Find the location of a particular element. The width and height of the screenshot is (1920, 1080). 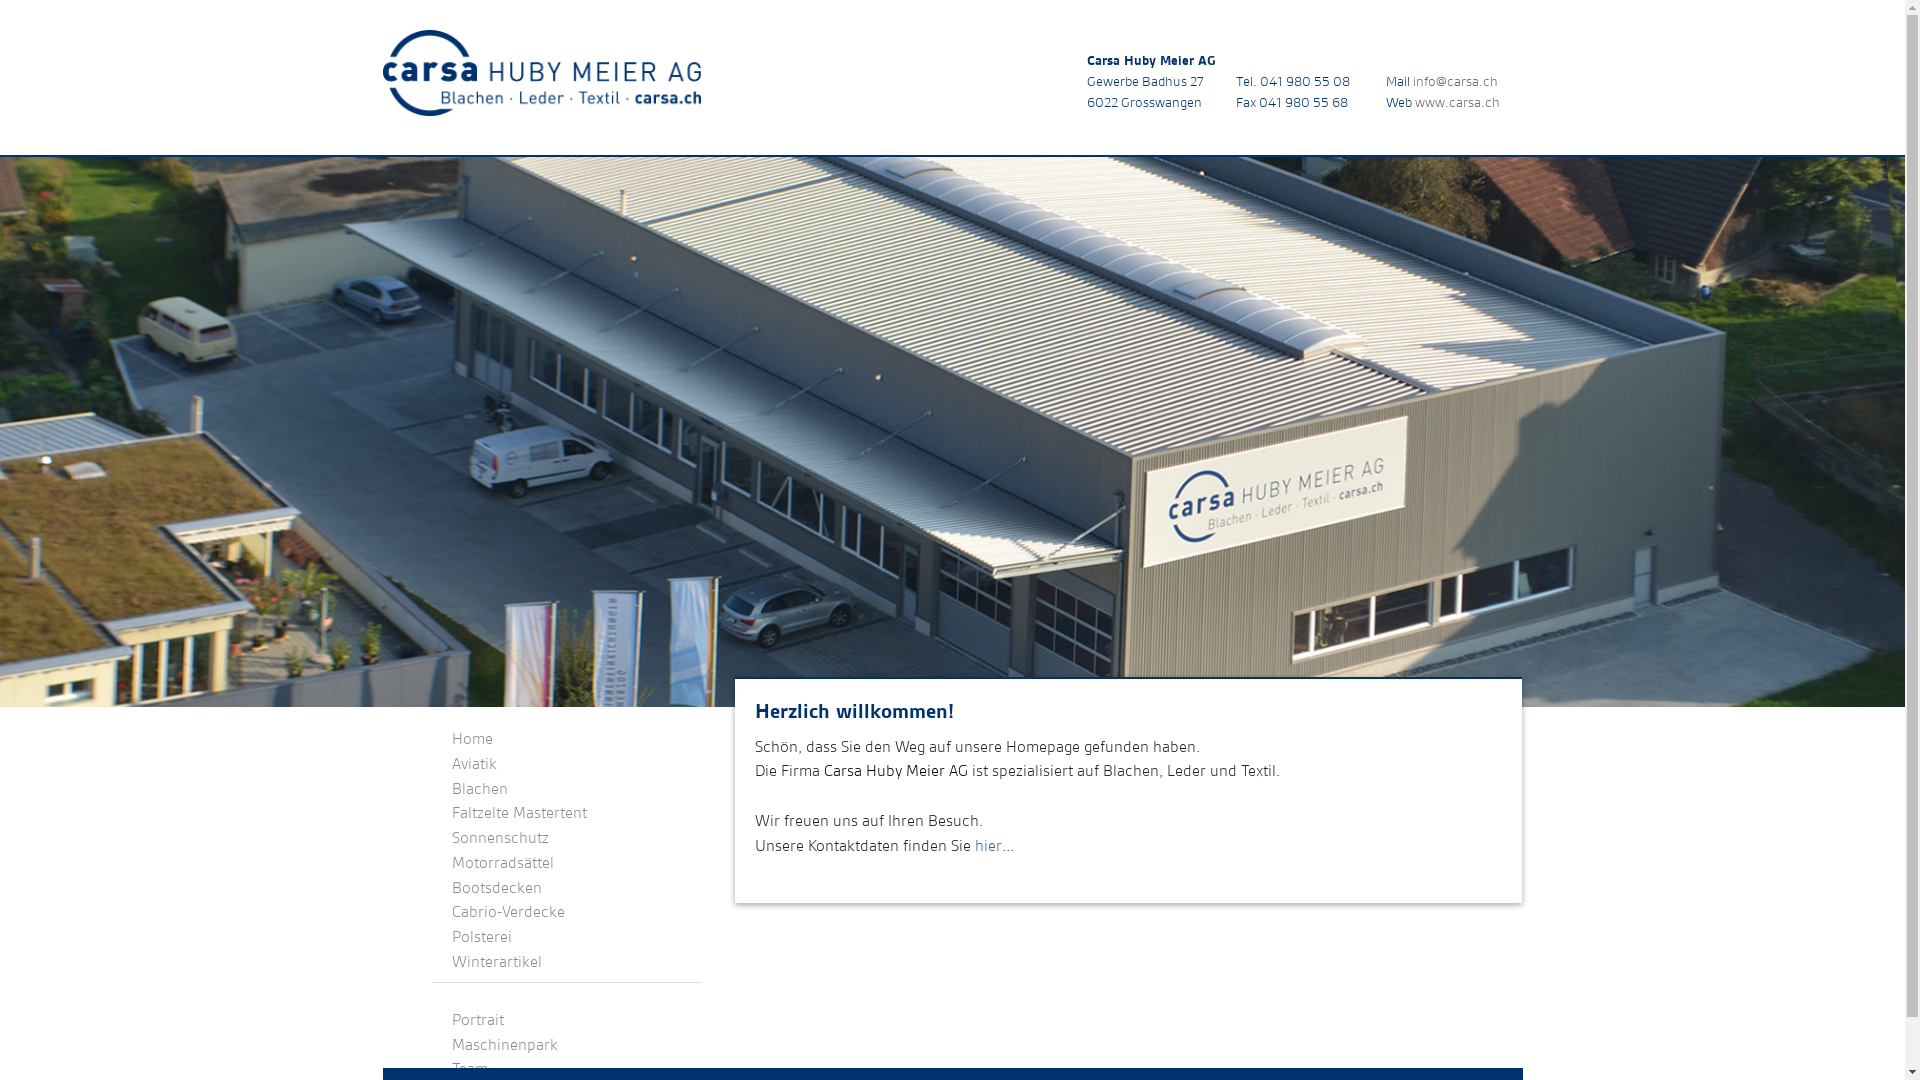

'Team' is located at coordinates (469, 1067).